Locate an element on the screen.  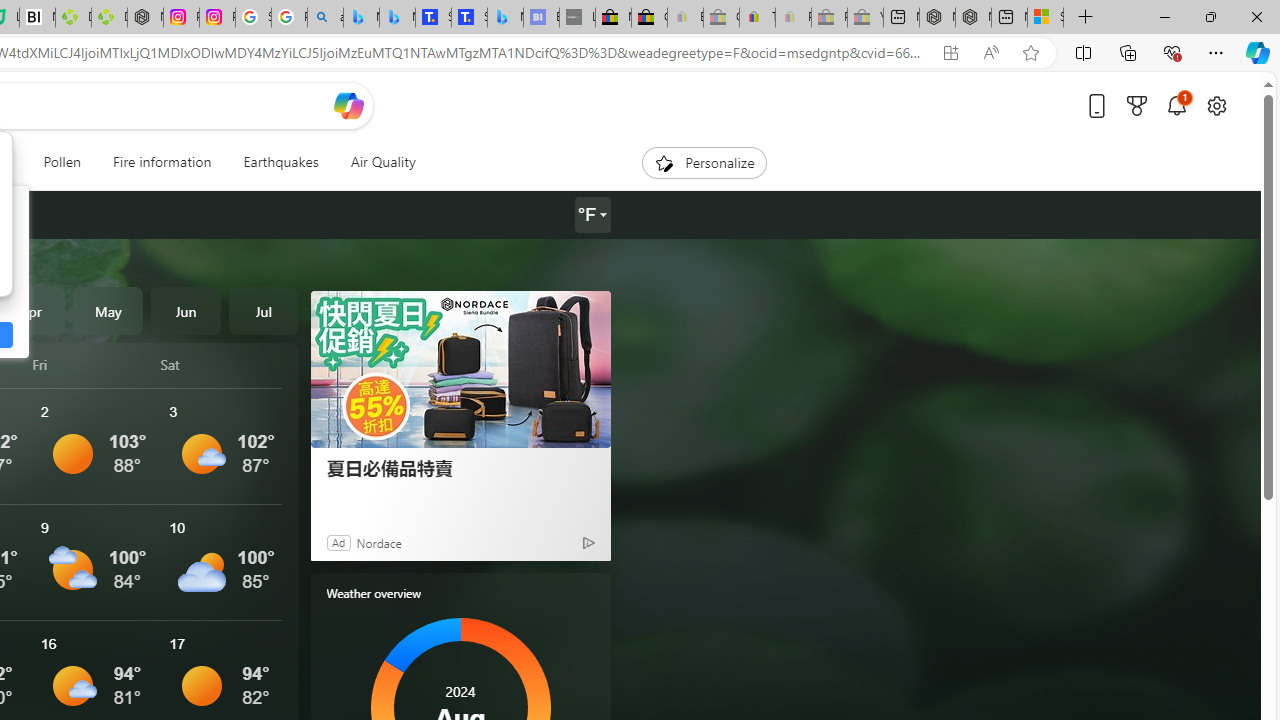
'Air Quality' is located at coordinates (382, 162).